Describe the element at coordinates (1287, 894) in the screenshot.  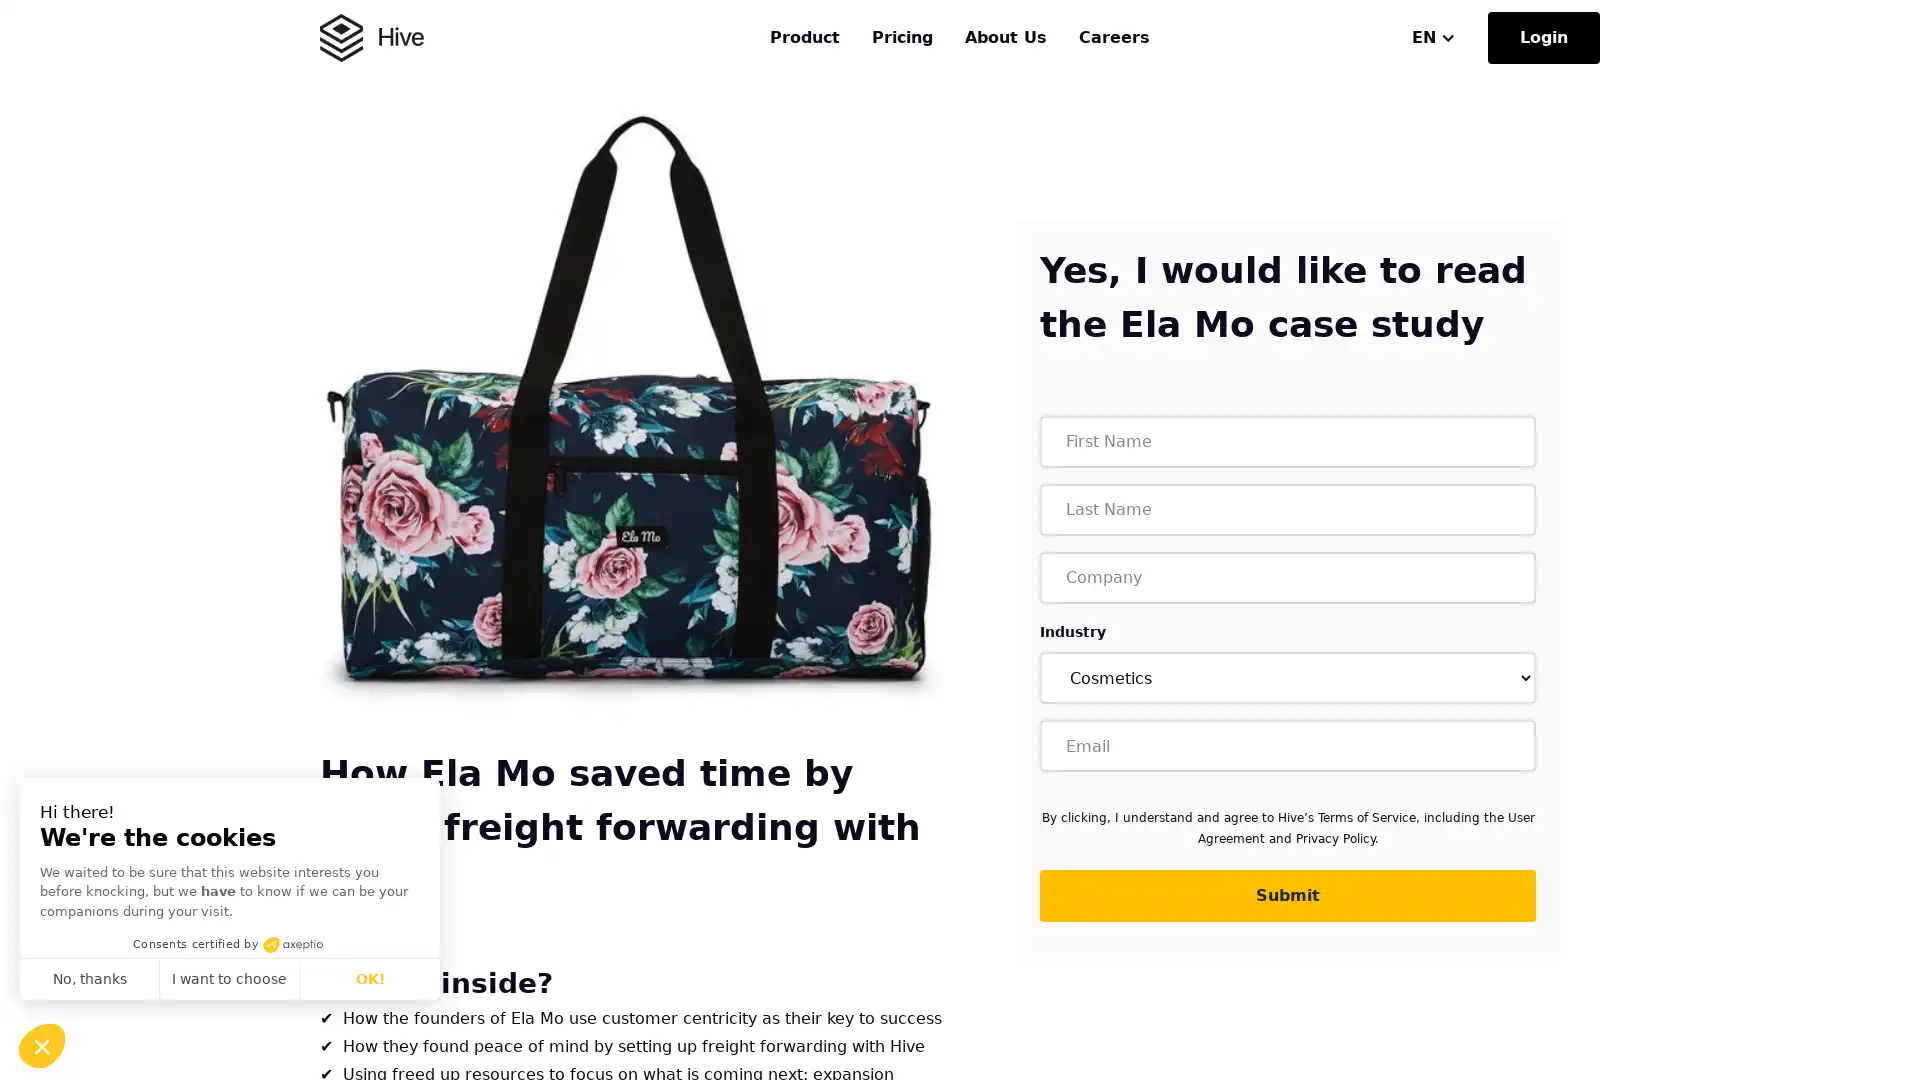
I see `Submit` at that location.